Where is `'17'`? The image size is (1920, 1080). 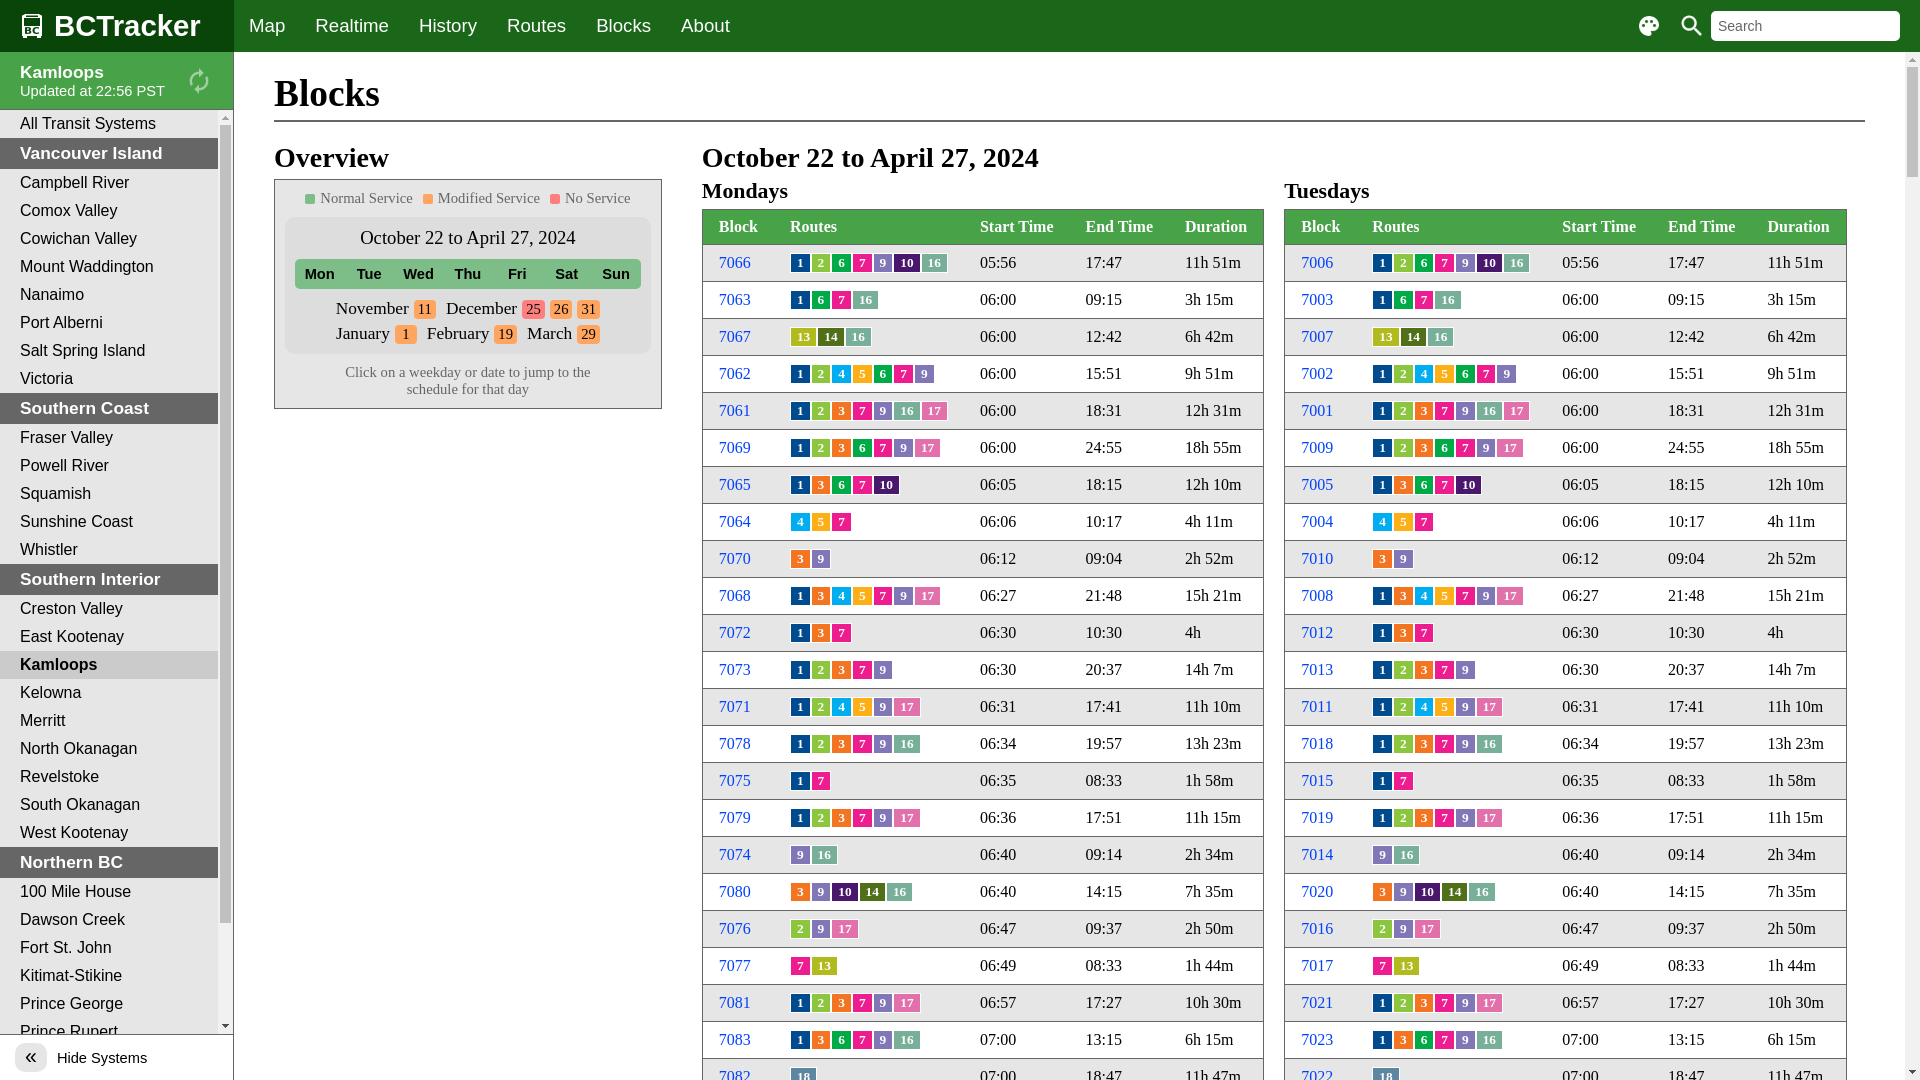
'17' is located at coordinates (1502, 410).